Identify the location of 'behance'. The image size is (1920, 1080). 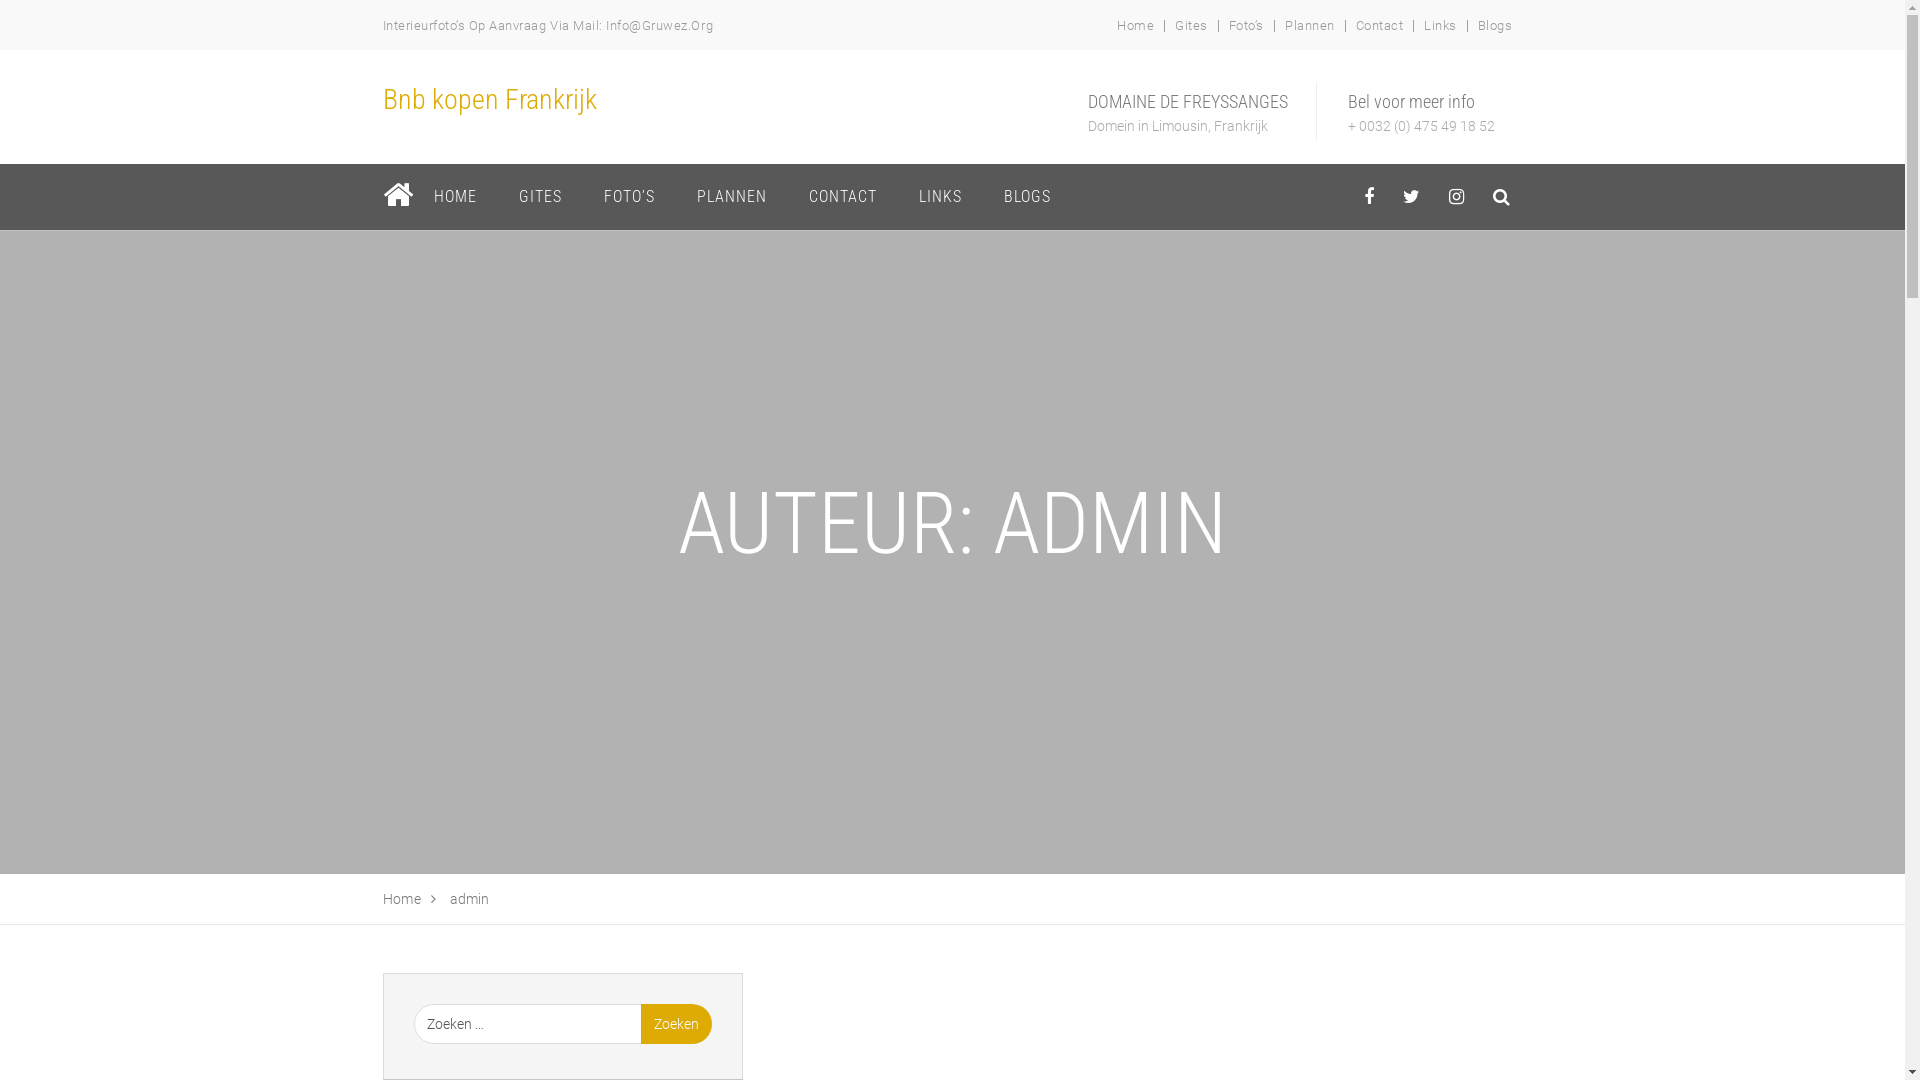
(1501, 196).